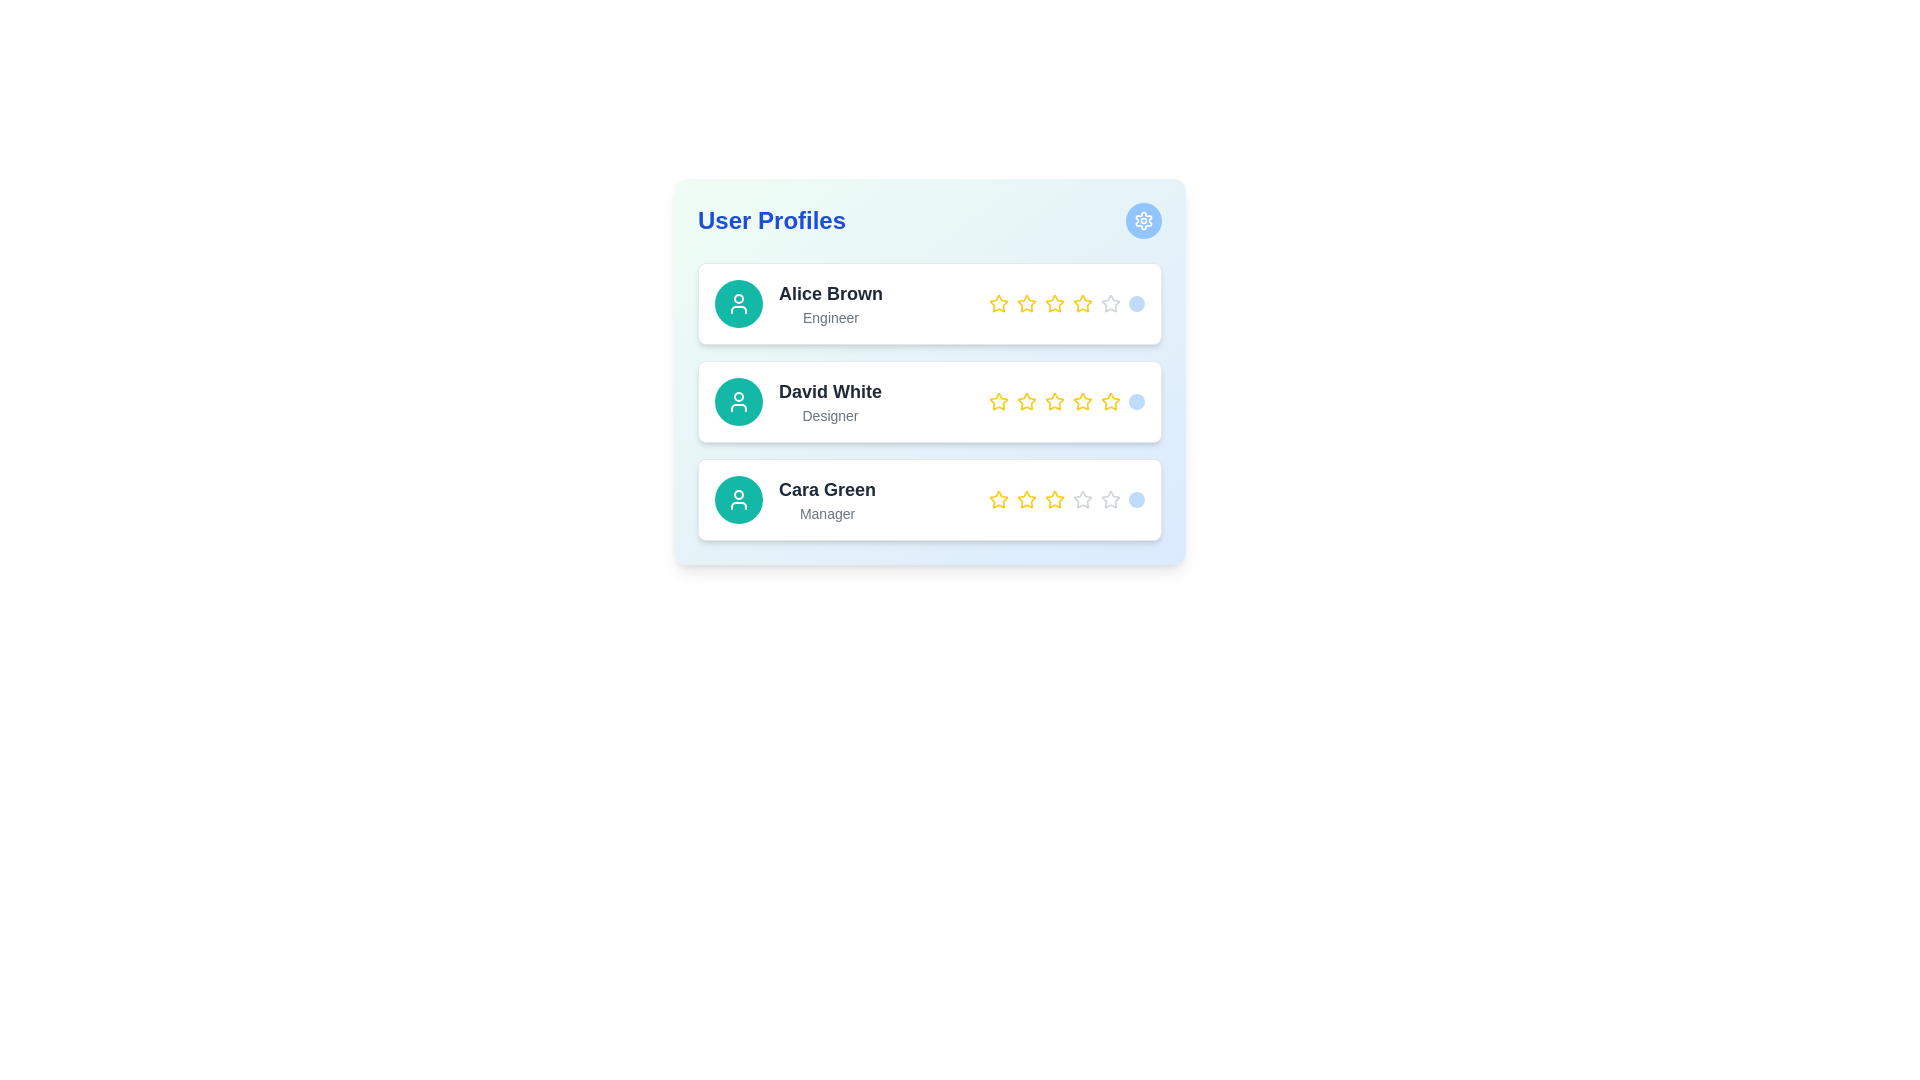 The height and width of the screenshot is (1080, 1920). I want to click on the text display element that shows user details for 'Cara Green - Manager' in the third user profile card of the list, so click(827, 499).